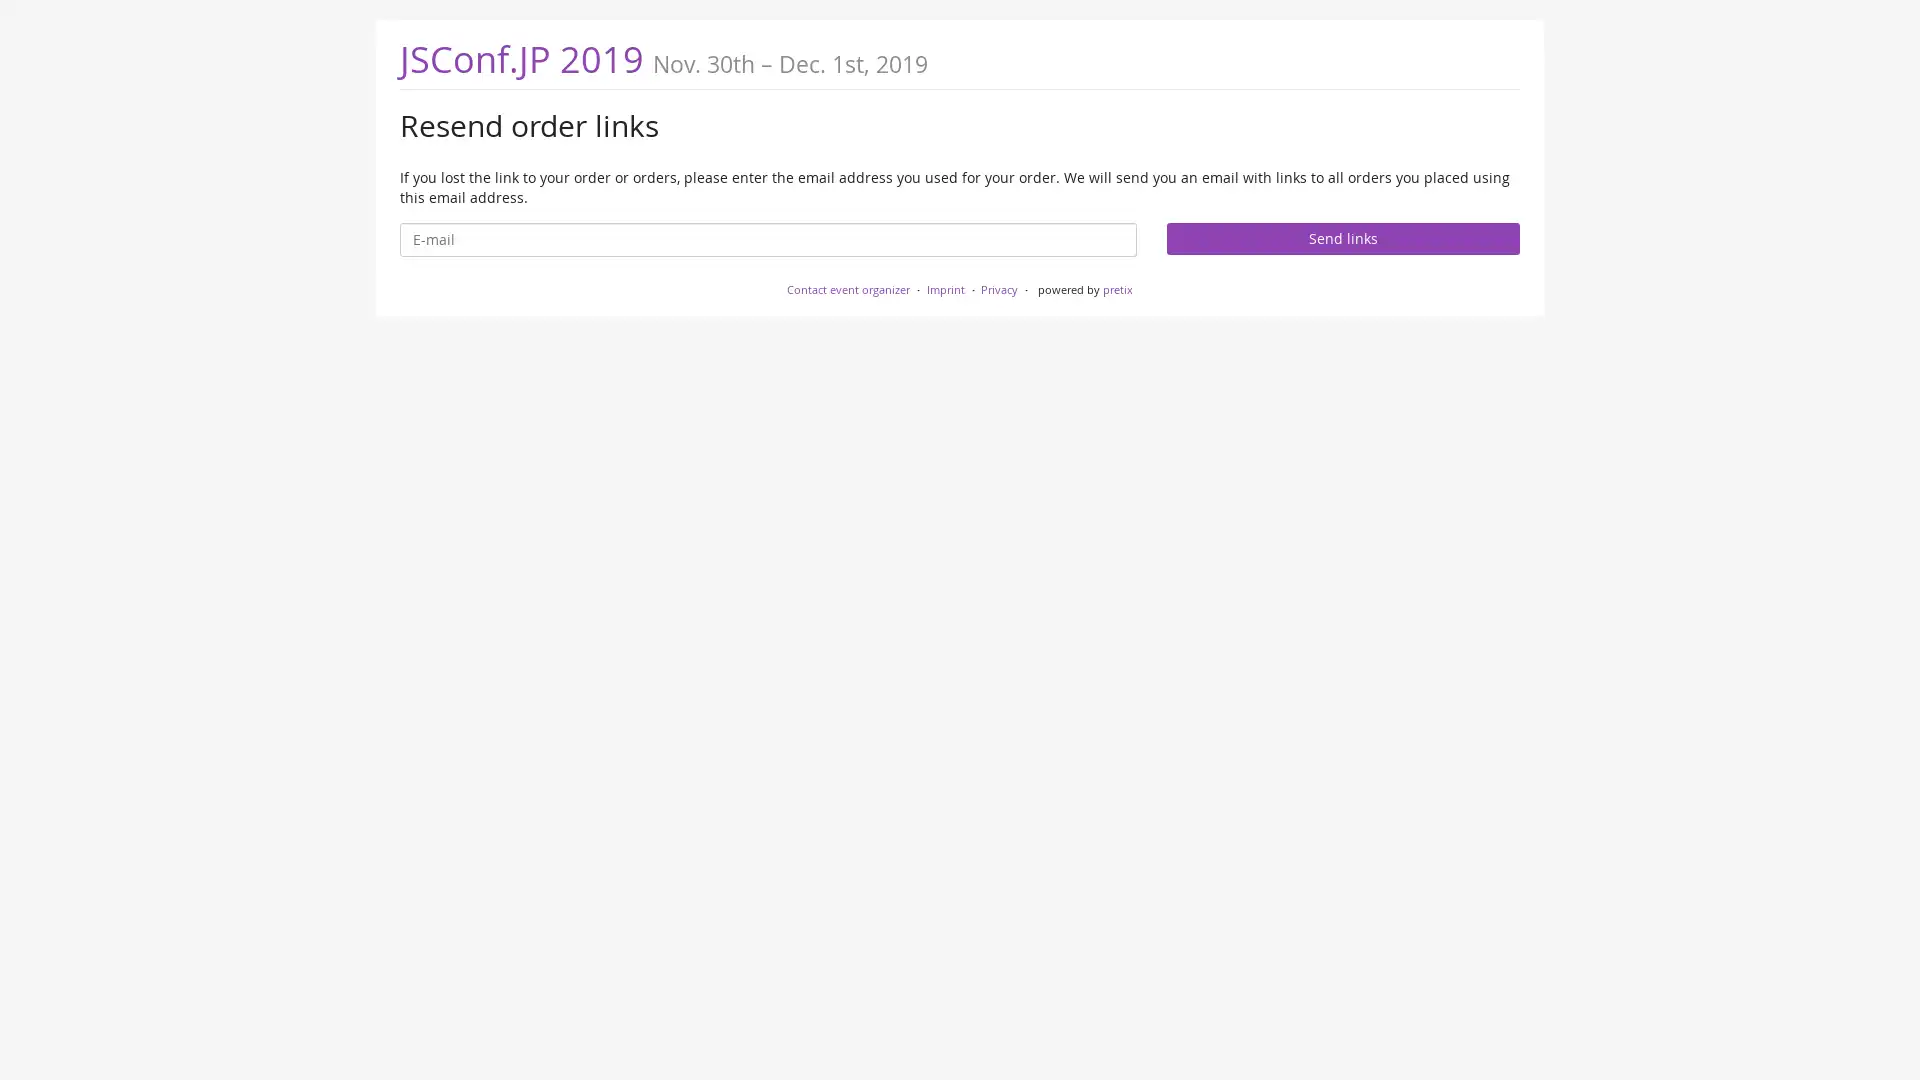 The height and width of the screenshot is (1080, 1920). Describe the element at coordinates (1342, 237) in the screenshot. I see `Send links` at that location.